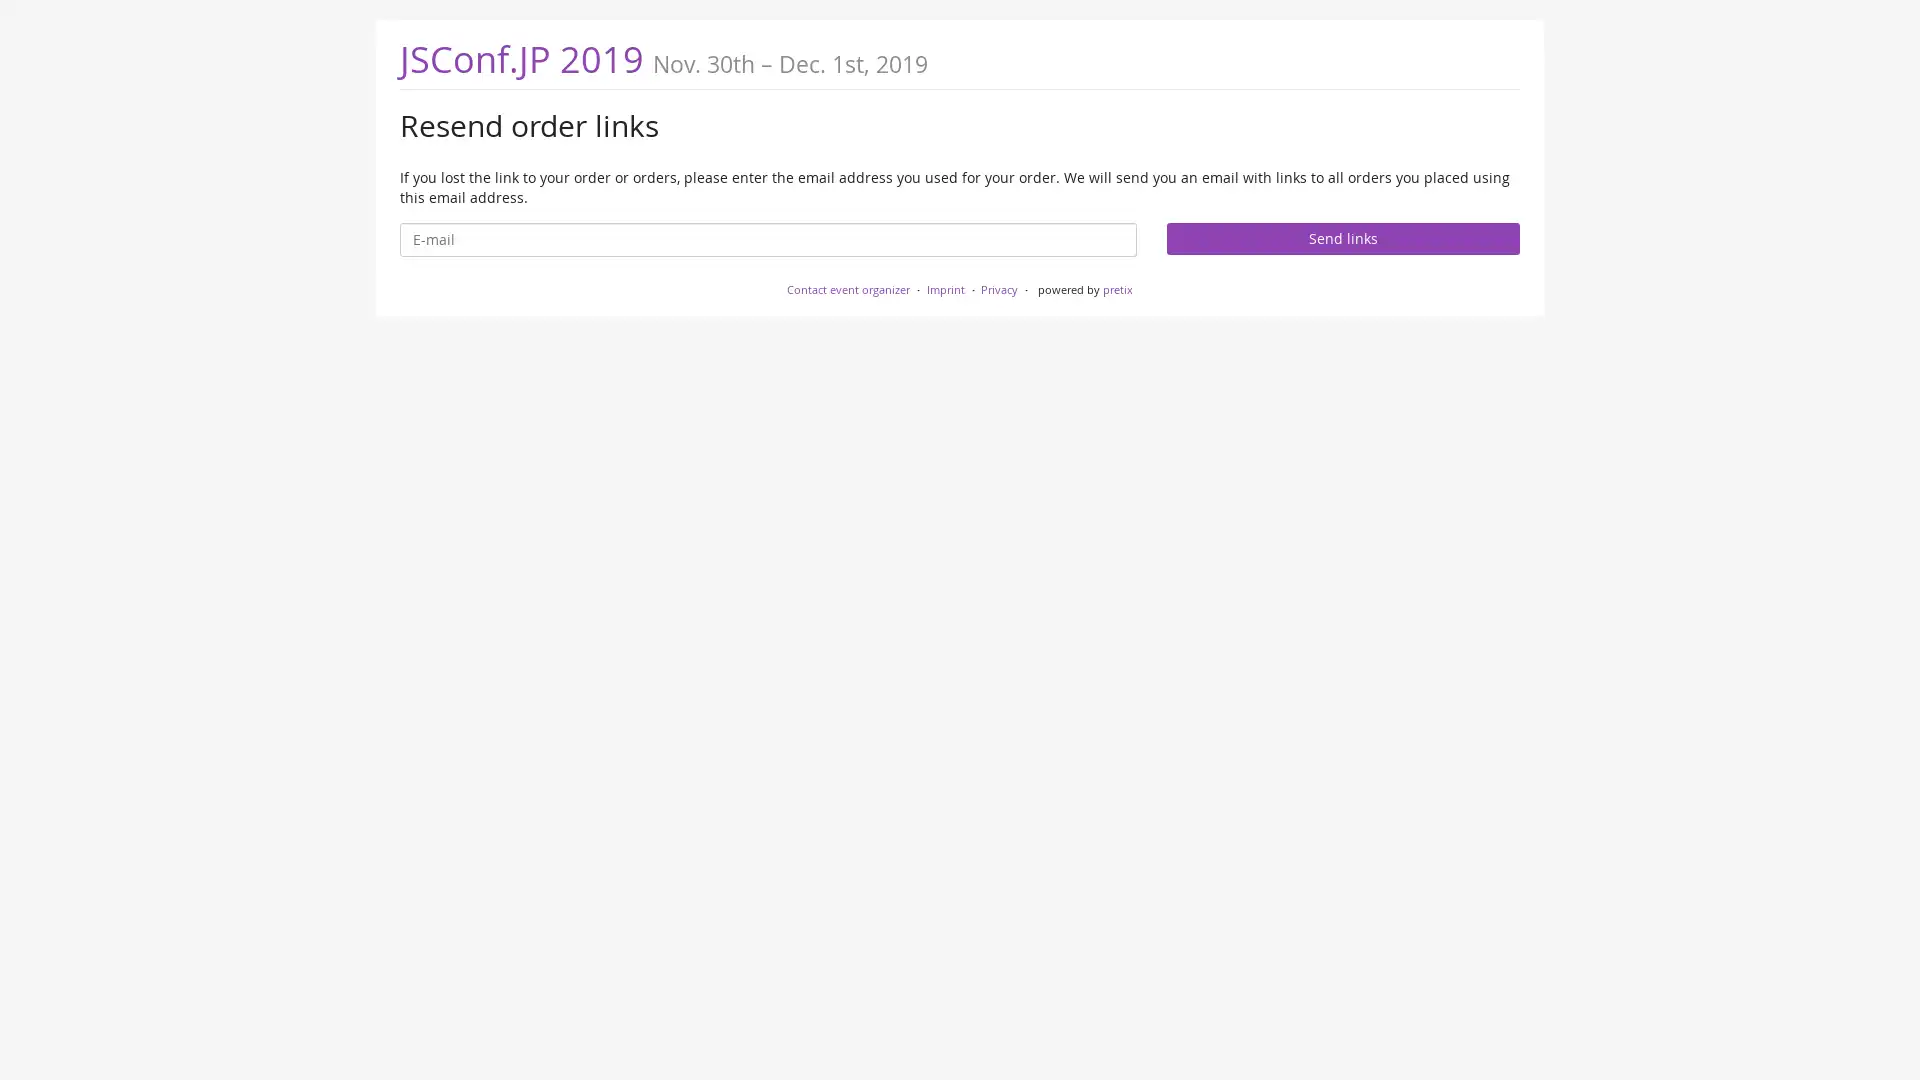 The height and width of the screenshot is (1080, 1920). Describe the element at coordinates (1342, 237) in the screenshot. I see `Send links` at that location.